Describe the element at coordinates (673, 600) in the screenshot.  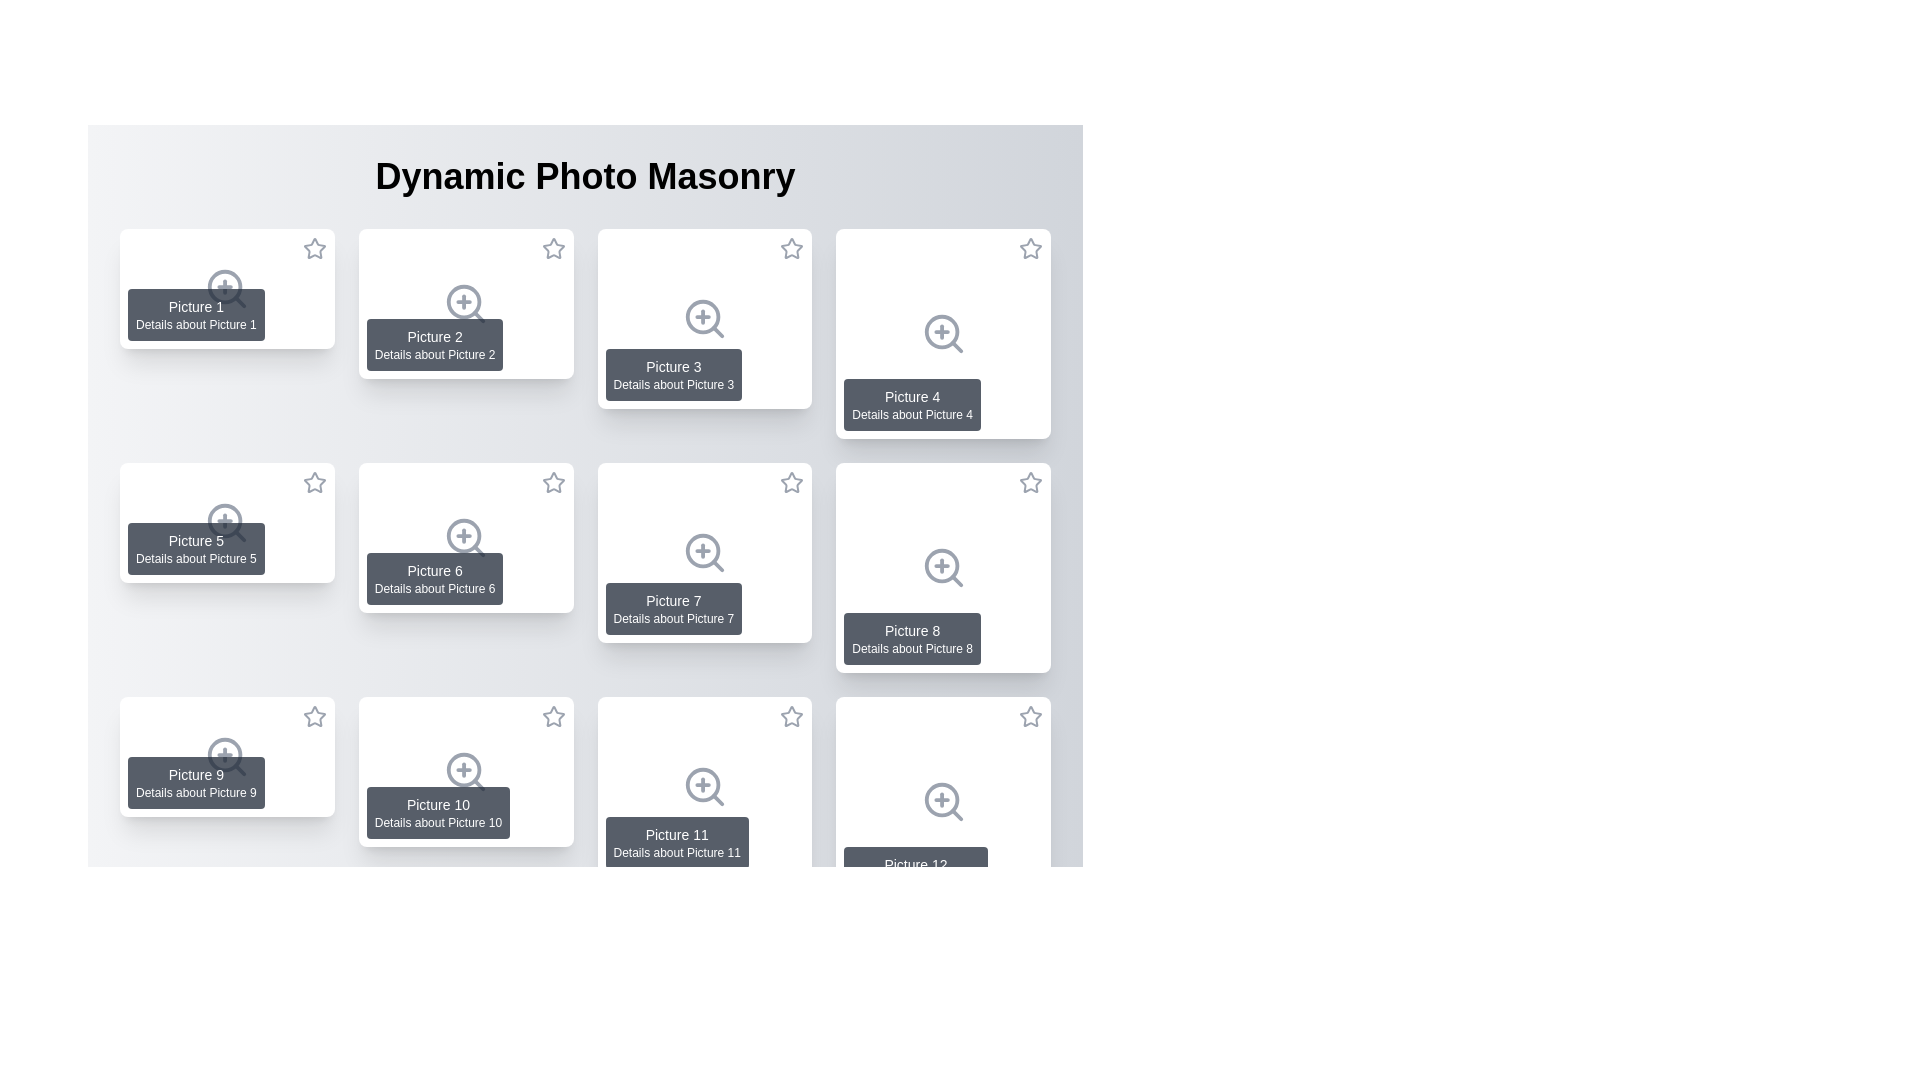
I see `the Text label that serves as a title for the associated picture card, indicating the image's name or designation, located at the bottom section of the caption box inside the white card for 'Picture 7'` at that location.